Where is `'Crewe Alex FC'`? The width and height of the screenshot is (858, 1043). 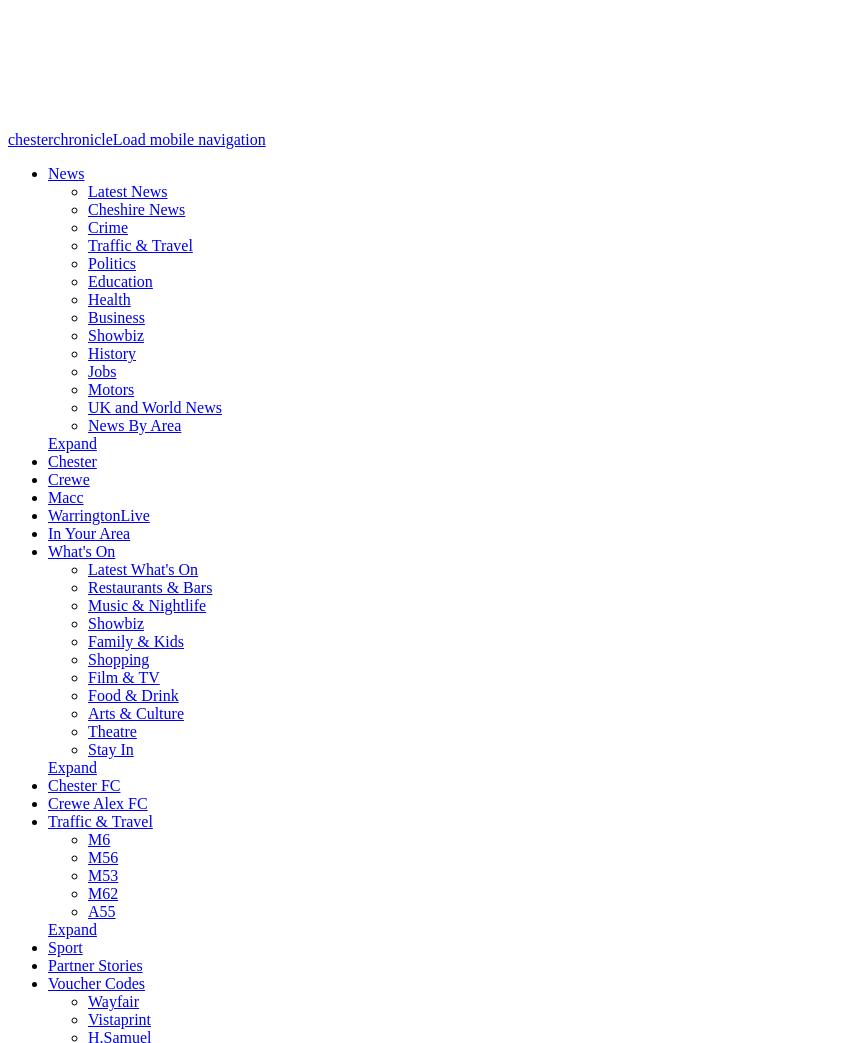 'Crewe Alex FC' is located at coordinates (46, 802).